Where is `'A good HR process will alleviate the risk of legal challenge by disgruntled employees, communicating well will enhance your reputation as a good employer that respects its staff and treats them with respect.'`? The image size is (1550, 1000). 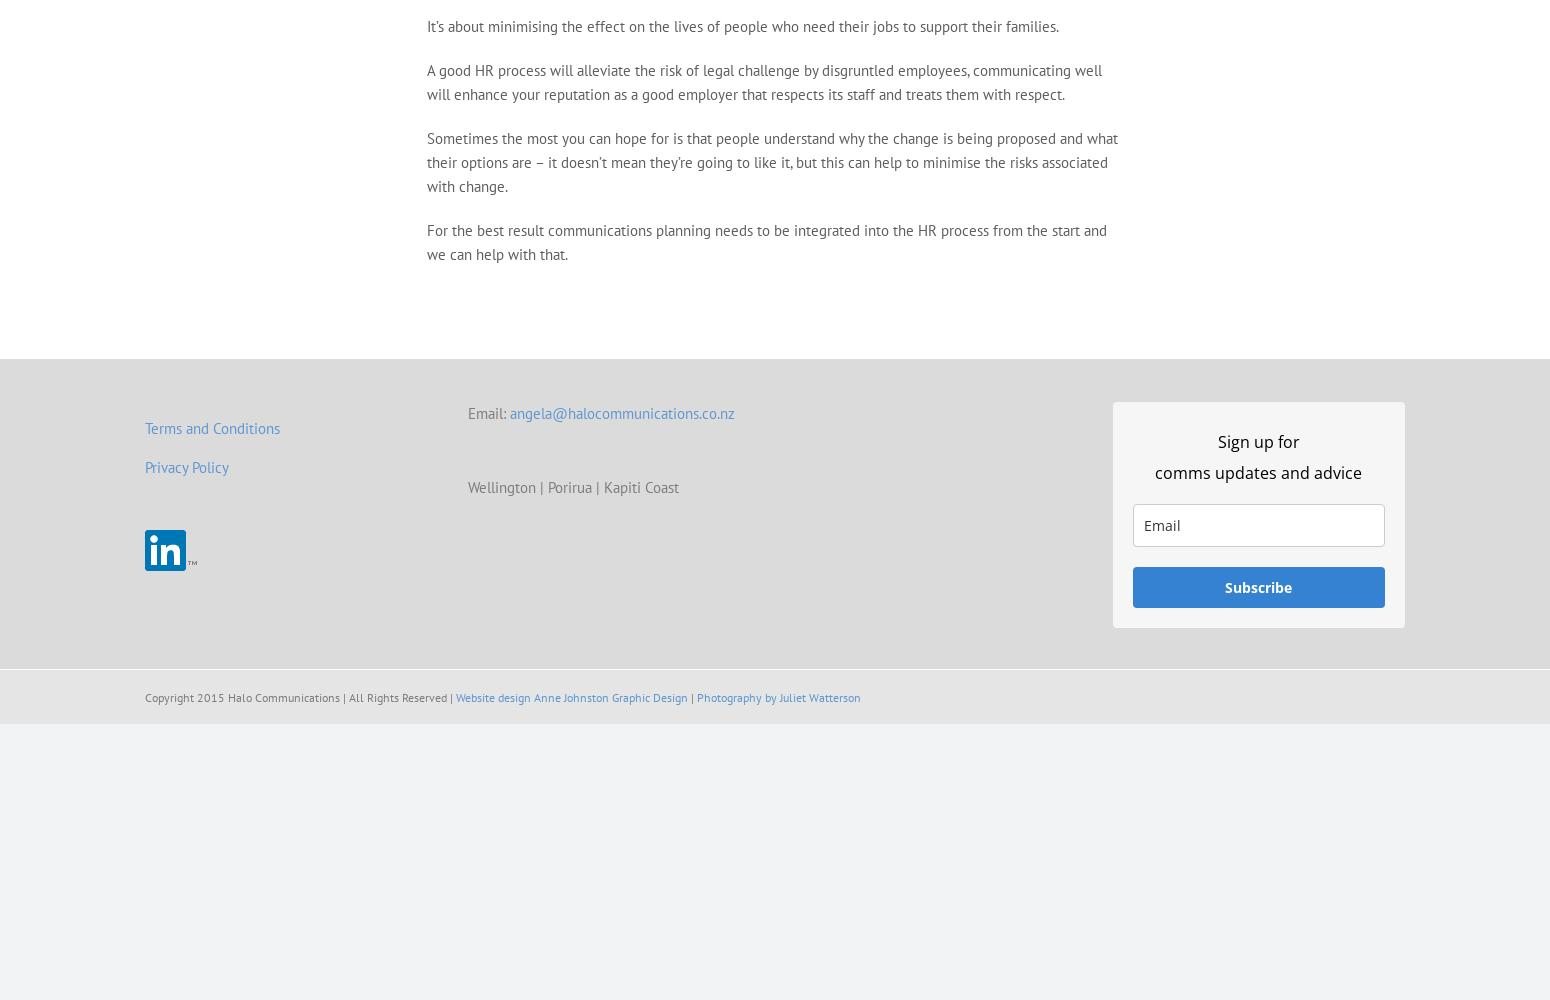
'A good HR process will alleviate the risk of legal challenge by disgruntled employees, communicating well will enhance your reputation as a good employer that respects its staff and treats them with respect.' is located at coordinates (764, 81).